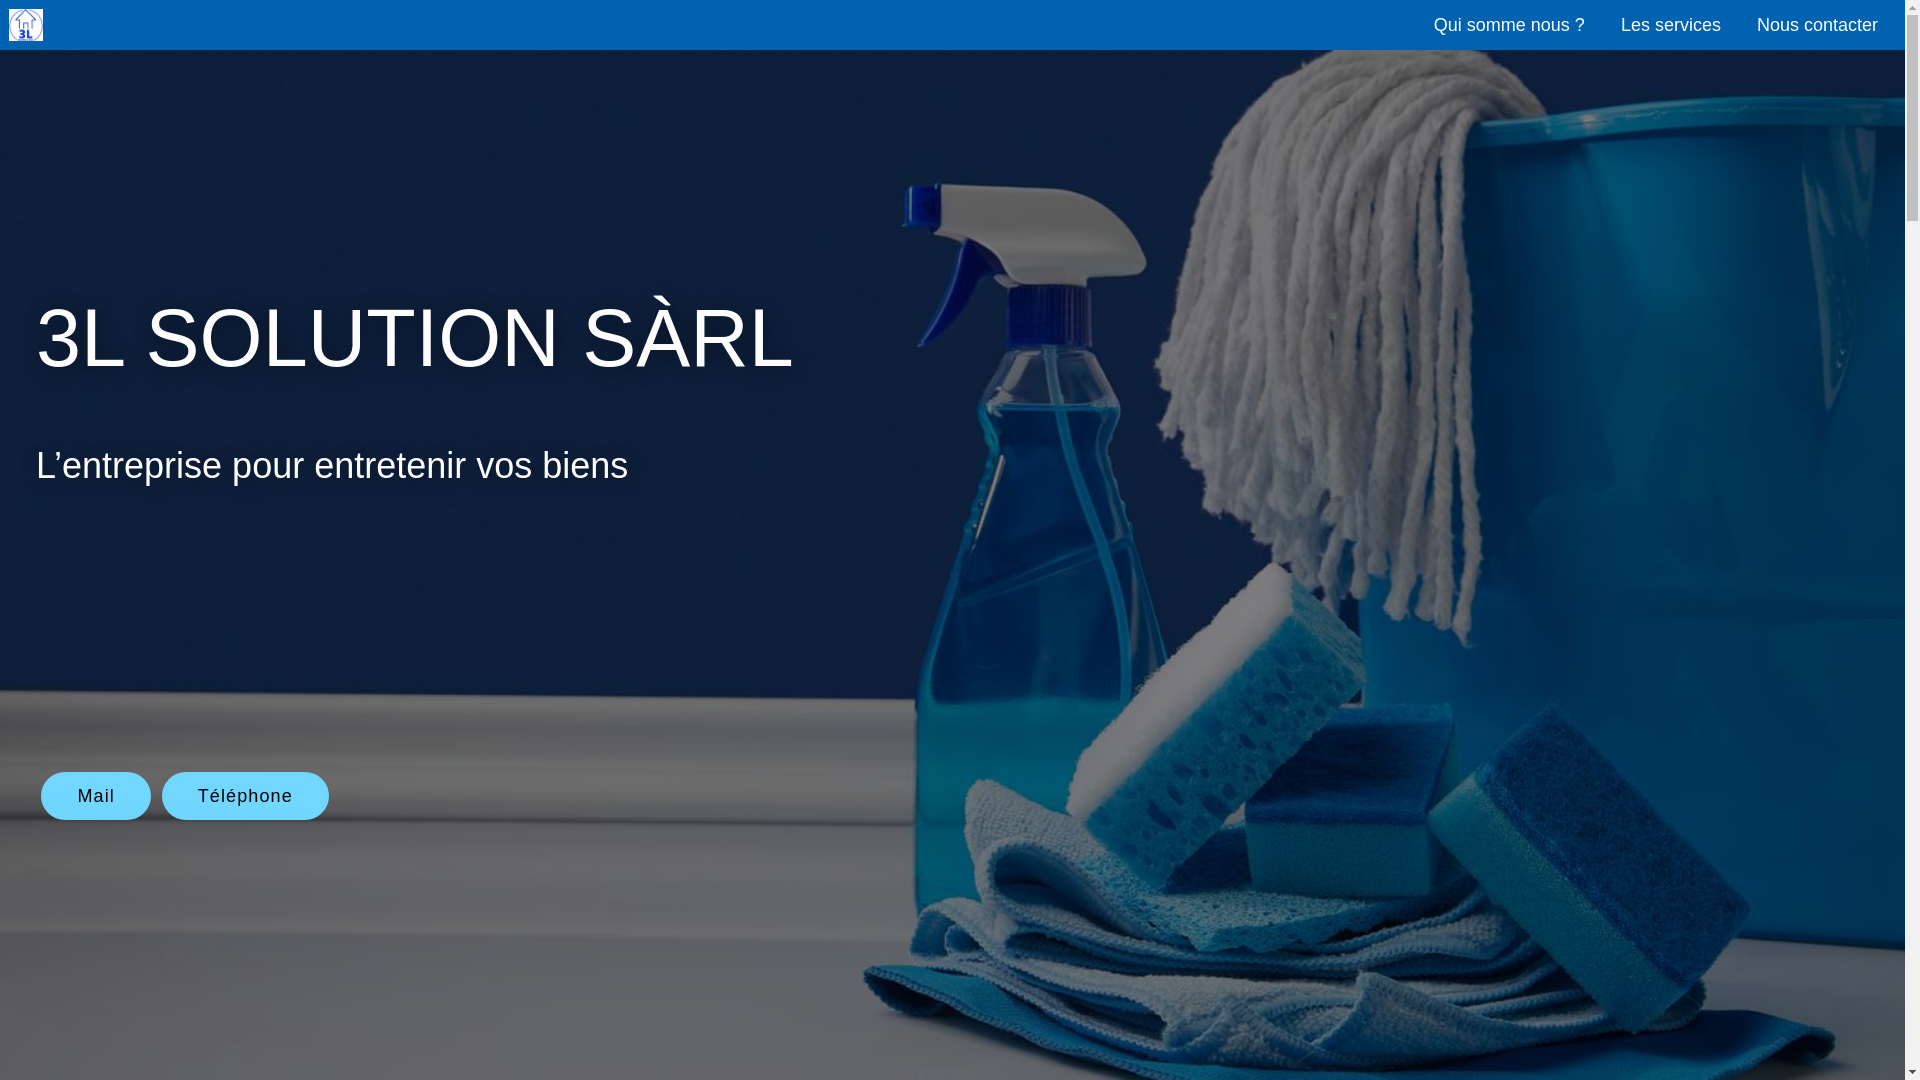 The width and height of the screenshot is (1920, 1080). What do you see at coordinates (1603, 23) in the screenshot?
I see `'Les services'` at bounding box center [1603, 23].